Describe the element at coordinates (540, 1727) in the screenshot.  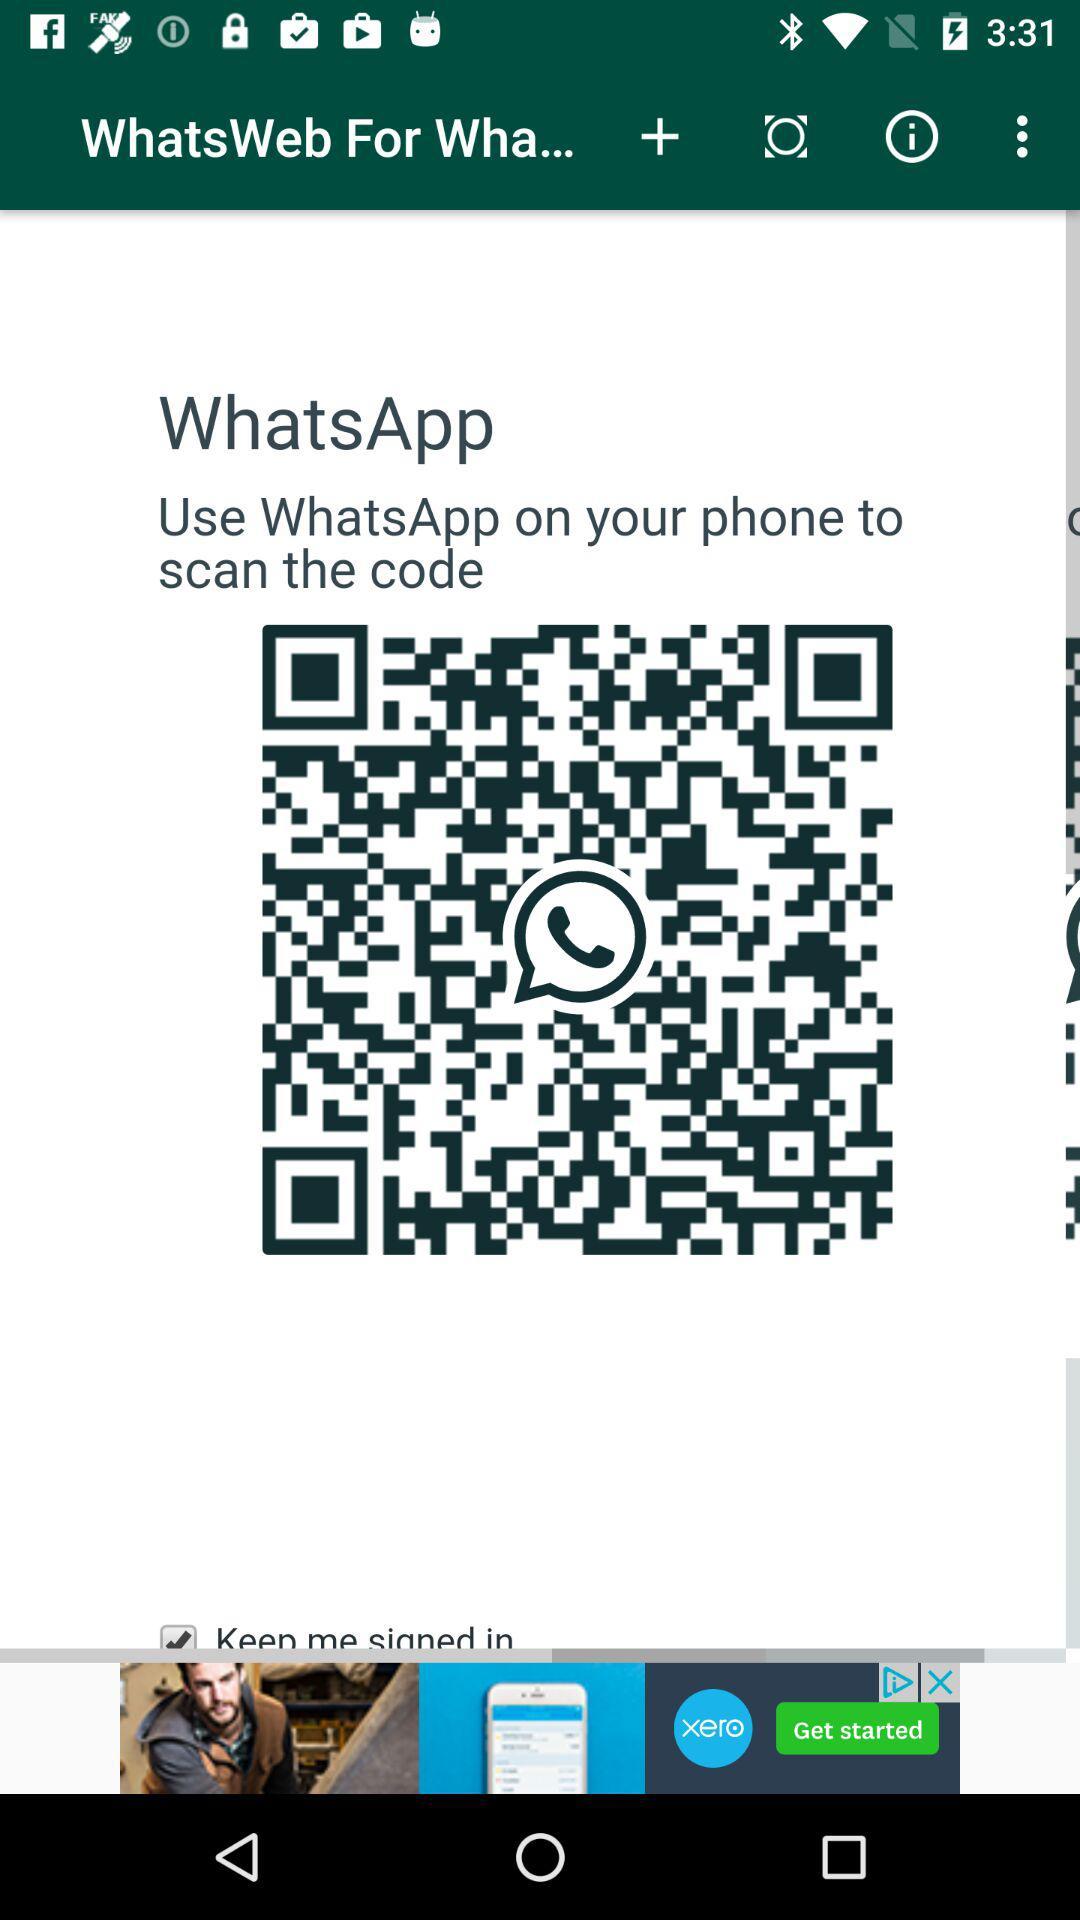
I see `click on advertisement` at that location.